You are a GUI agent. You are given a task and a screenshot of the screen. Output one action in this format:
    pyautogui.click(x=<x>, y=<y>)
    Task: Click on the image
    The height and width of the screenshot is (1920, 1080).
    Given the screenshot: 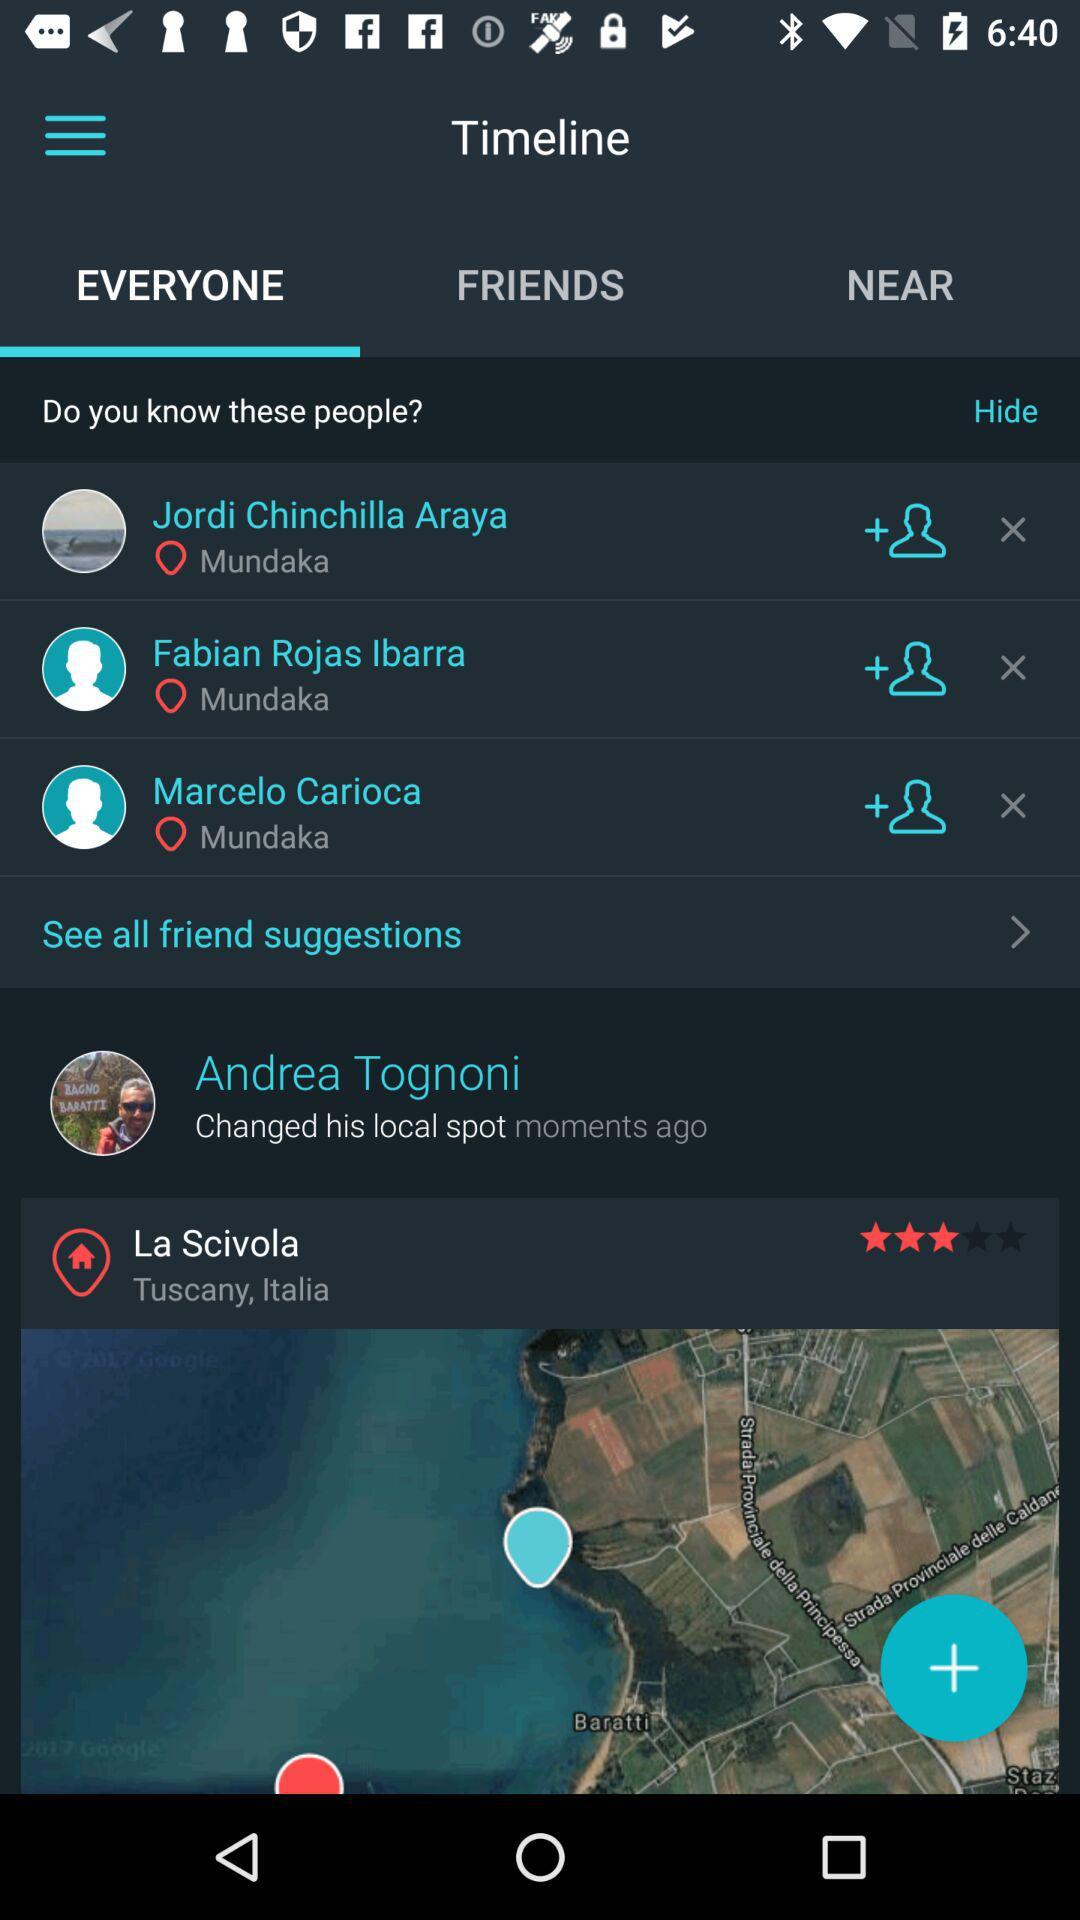 What is the action you would take?
    pyautogui.click(x=83, y=668)
    